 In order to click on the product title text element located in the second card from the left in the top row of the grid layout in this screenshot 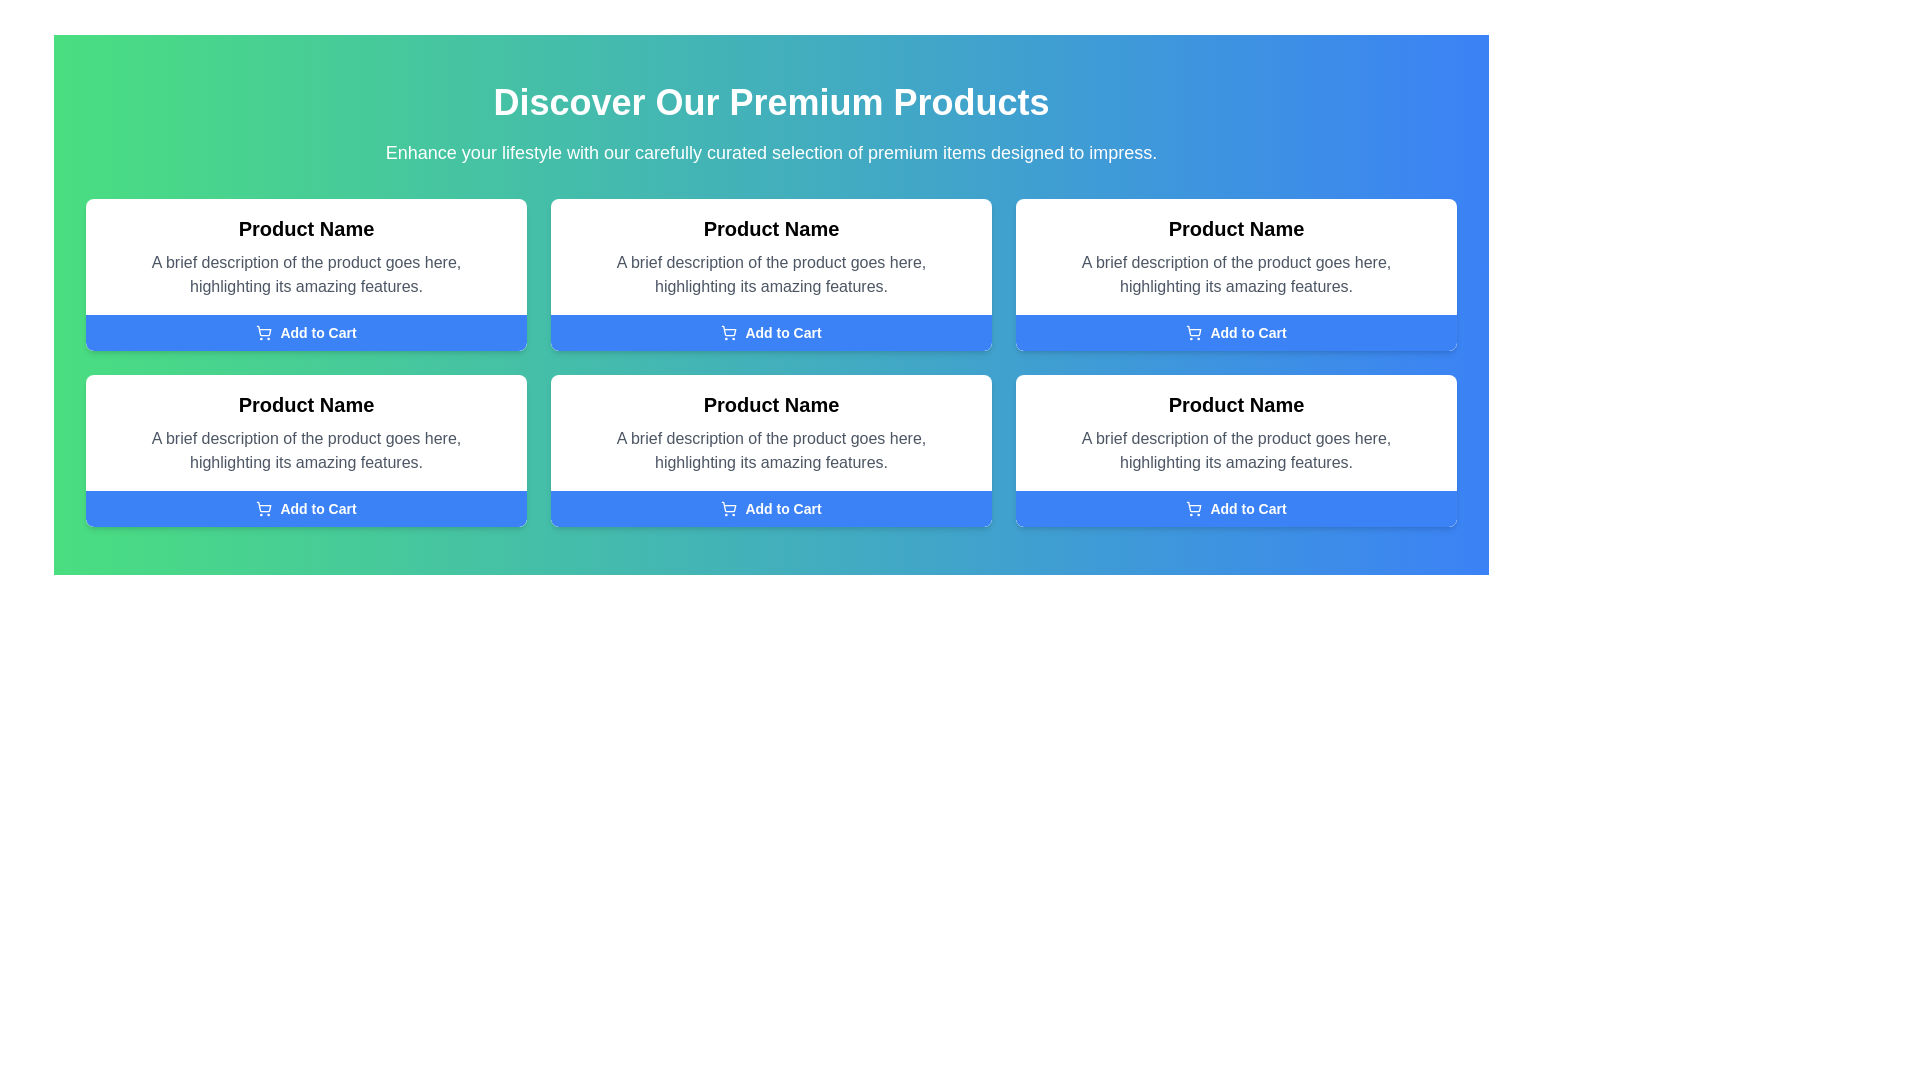, I will do `click(1235, 227)`.